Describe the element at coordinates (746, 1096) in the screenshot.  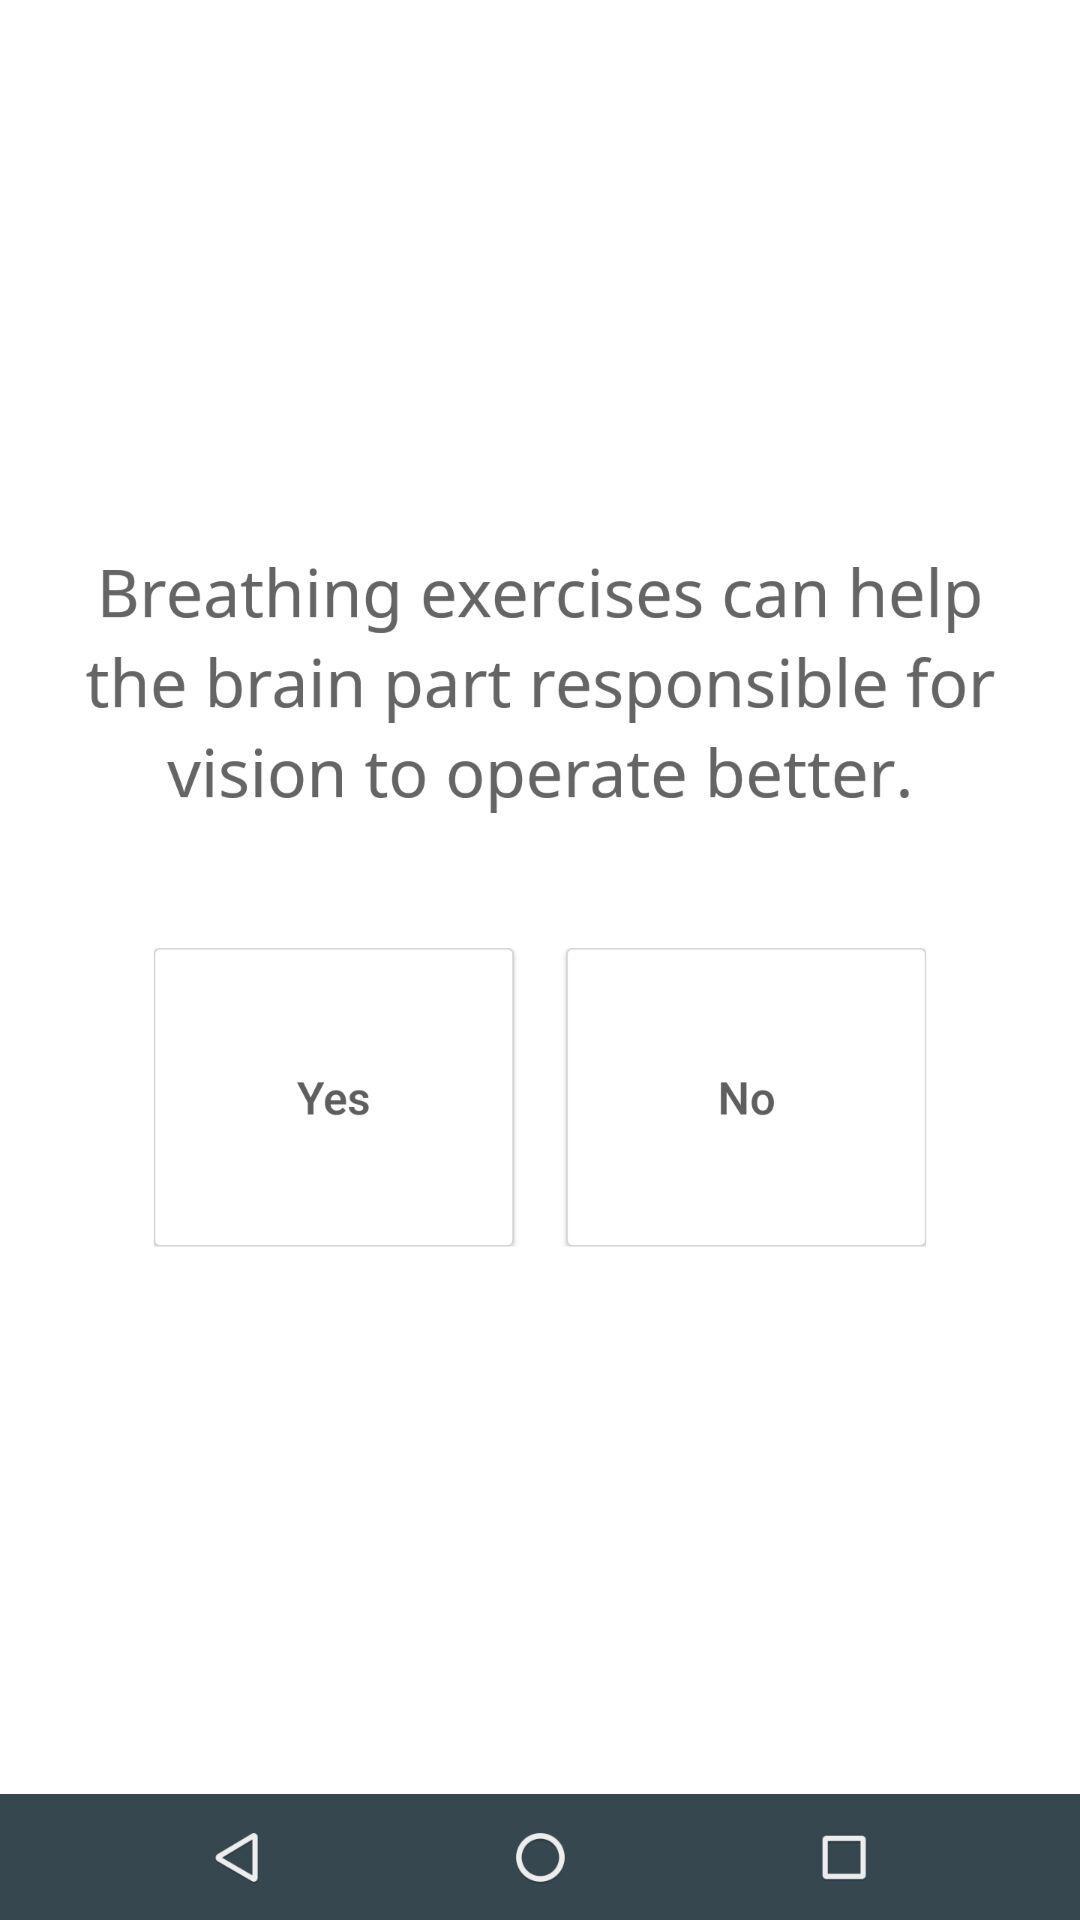
I see `icon to the right of the yes icon` at that location.